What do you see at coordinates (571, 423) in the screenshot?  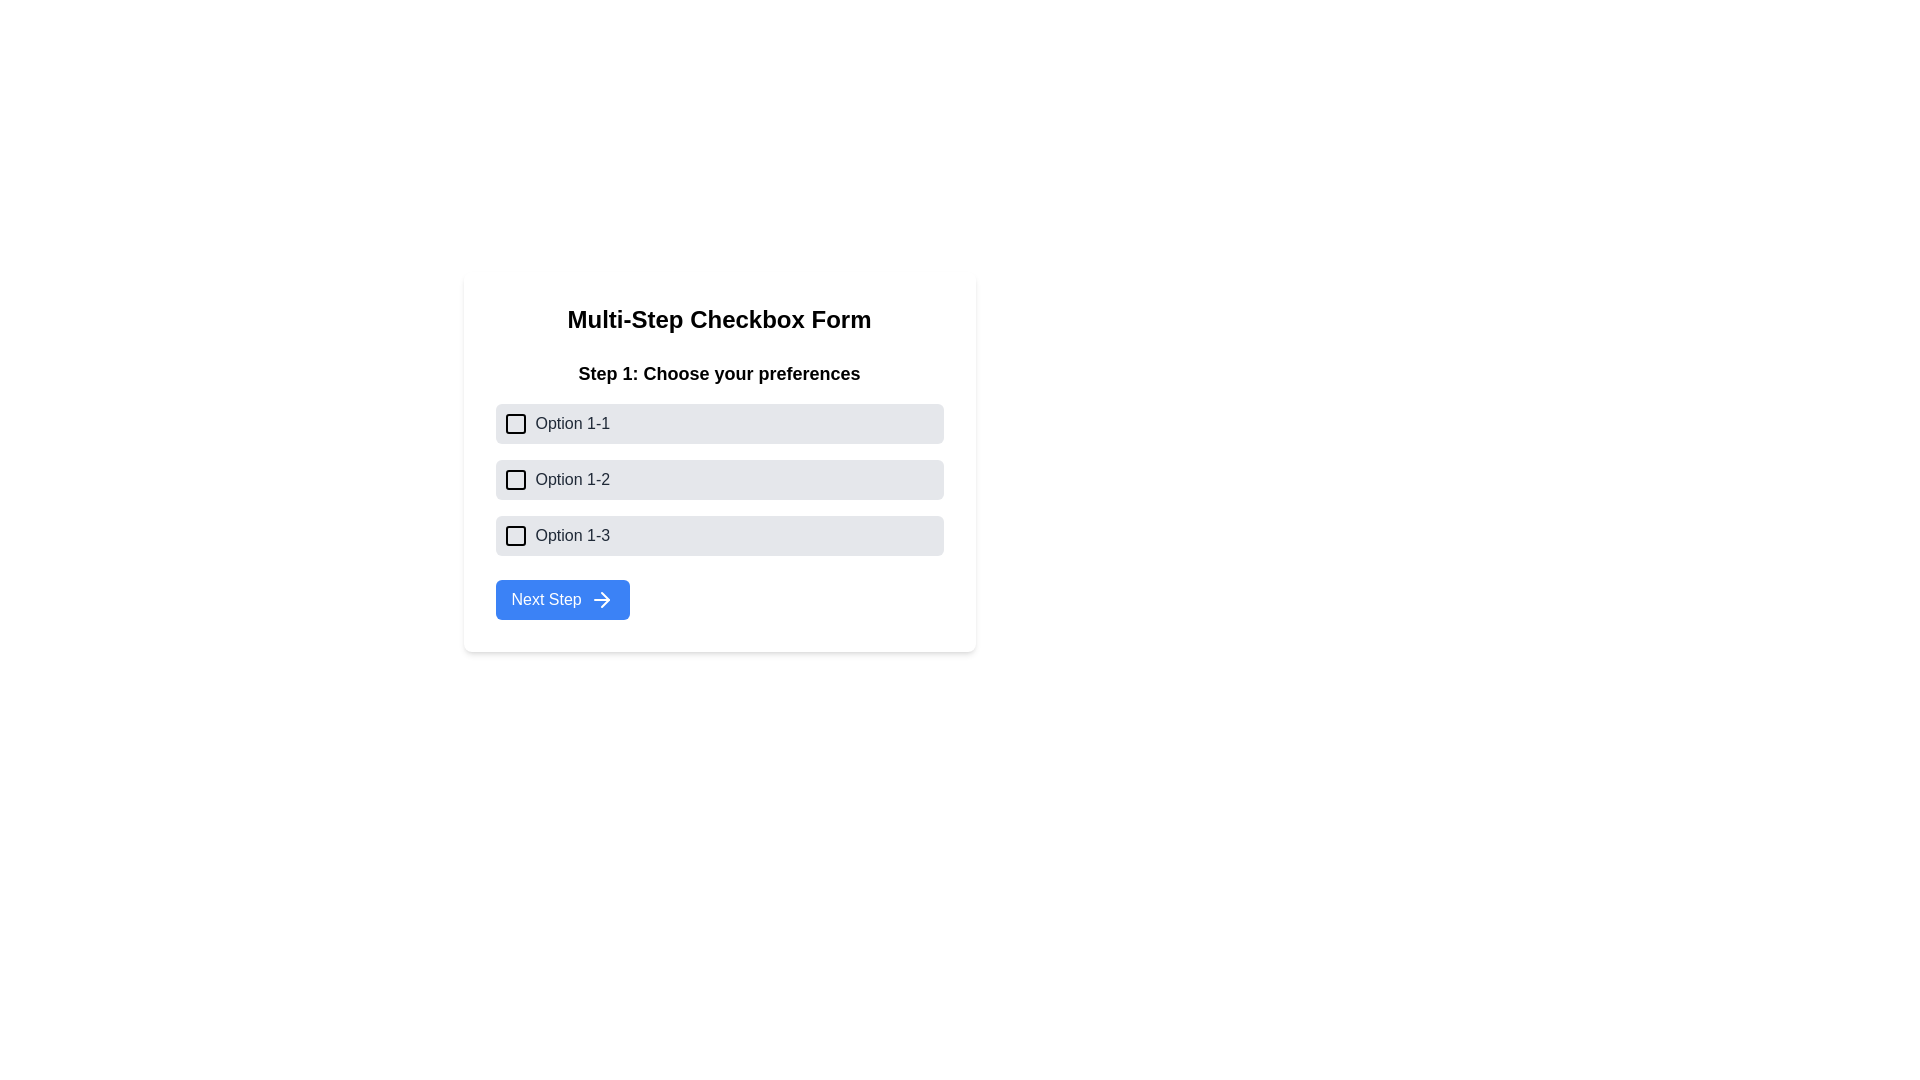 I see `the descriptive text label for the first checkbox option under 'Step 1: Choose your preferences', which is located to the right of the checkbox` at bounding box center [571, 423].